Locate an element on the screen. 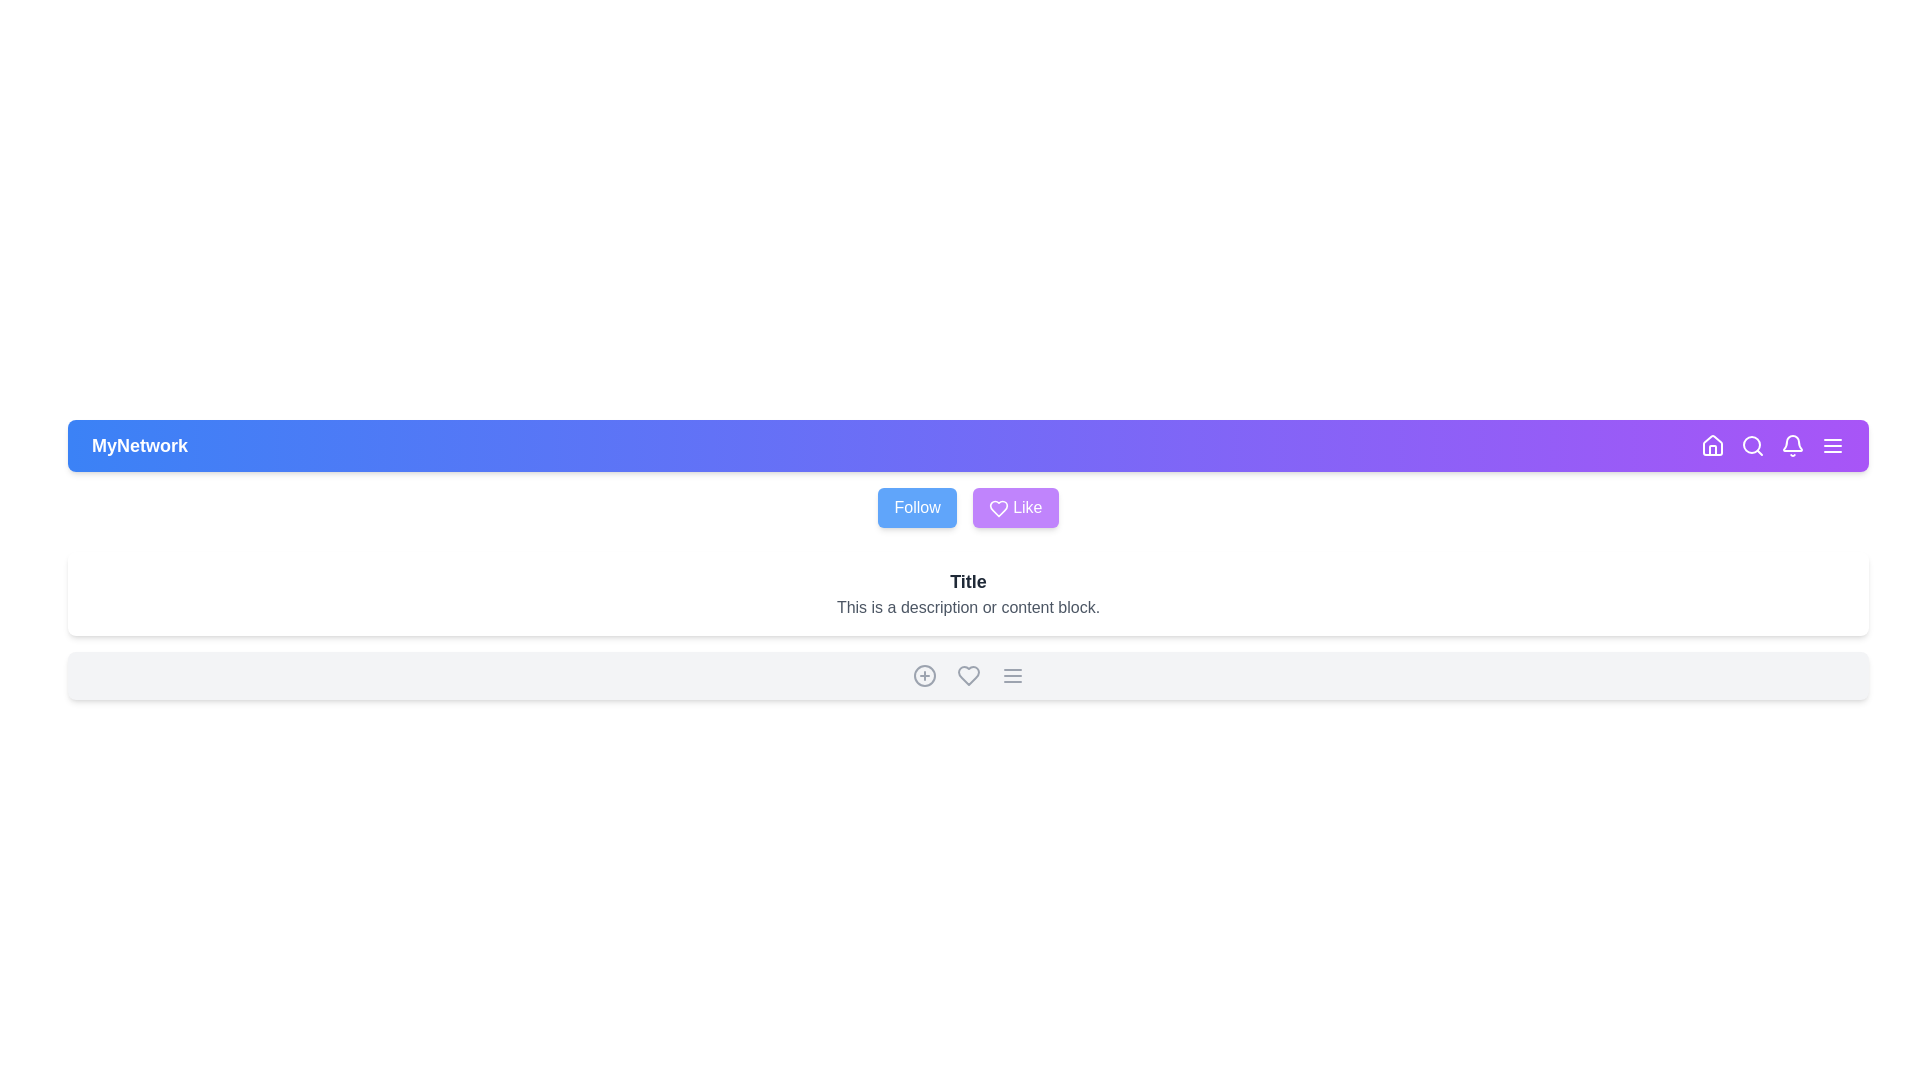 The width and height of the screenshot is (1920, 1080). the first circular icon with a plus sign in the center, styled in gray, located among three interactive icons in the middle of the interface is located at coordinates (923, 675).